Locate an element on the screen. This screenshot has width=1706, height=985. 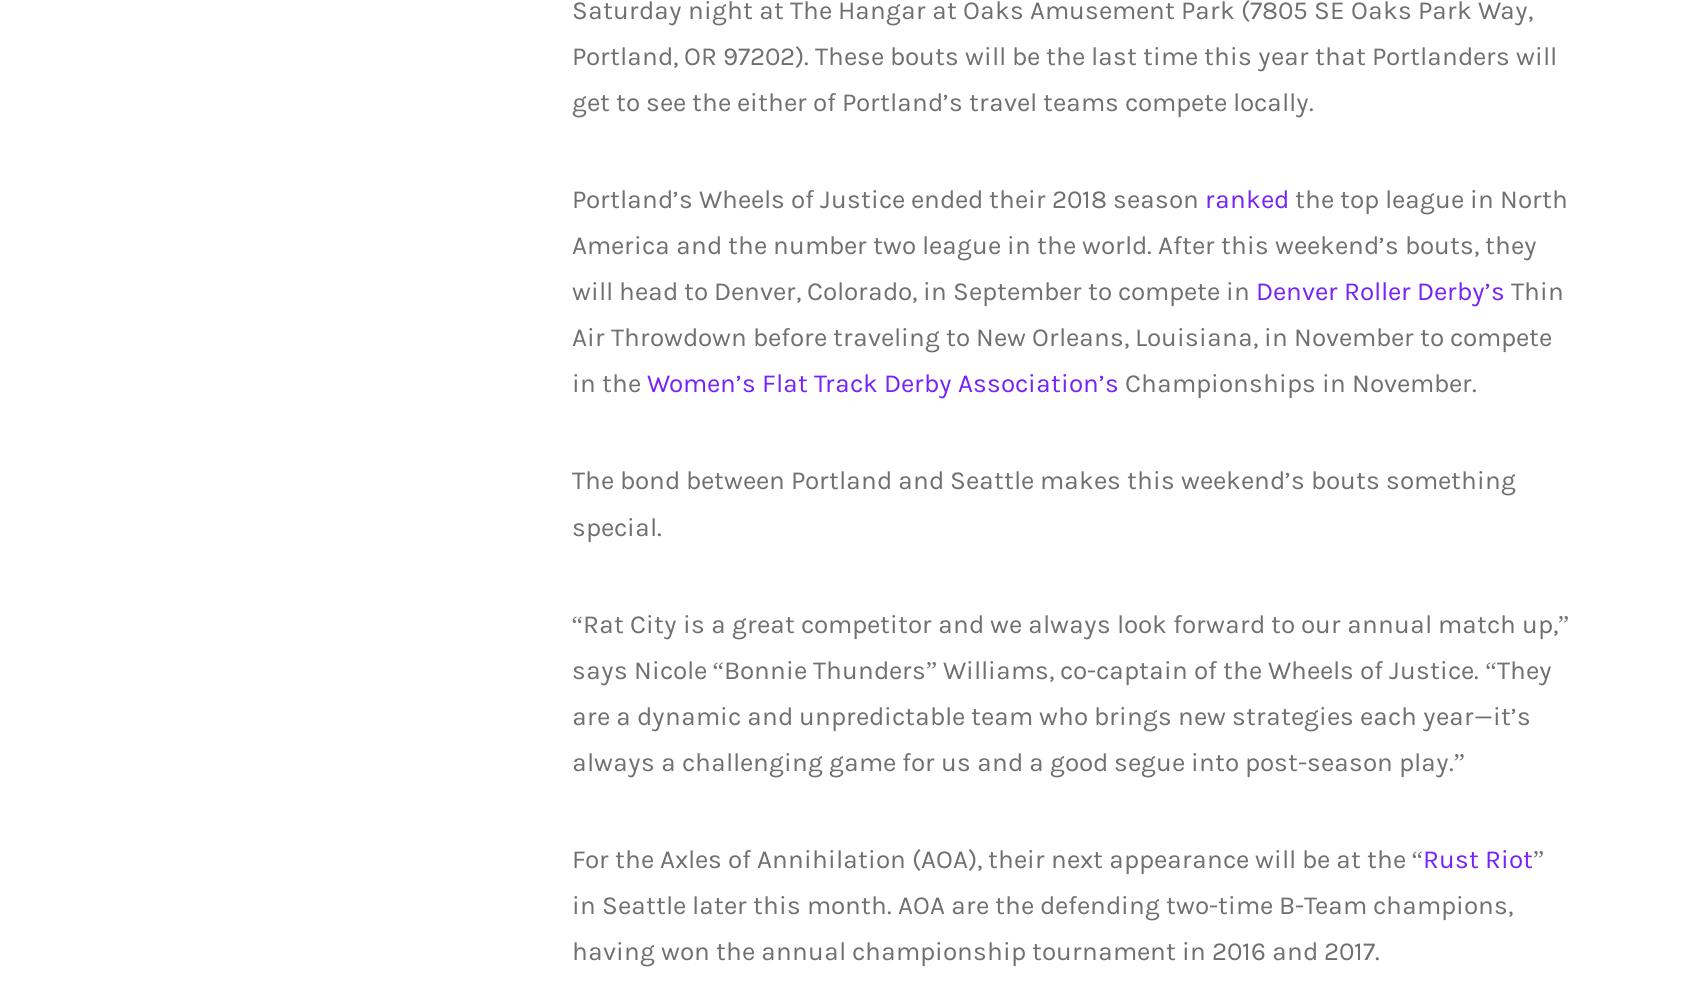
'ranked' is located at coordinates (1203, 198).